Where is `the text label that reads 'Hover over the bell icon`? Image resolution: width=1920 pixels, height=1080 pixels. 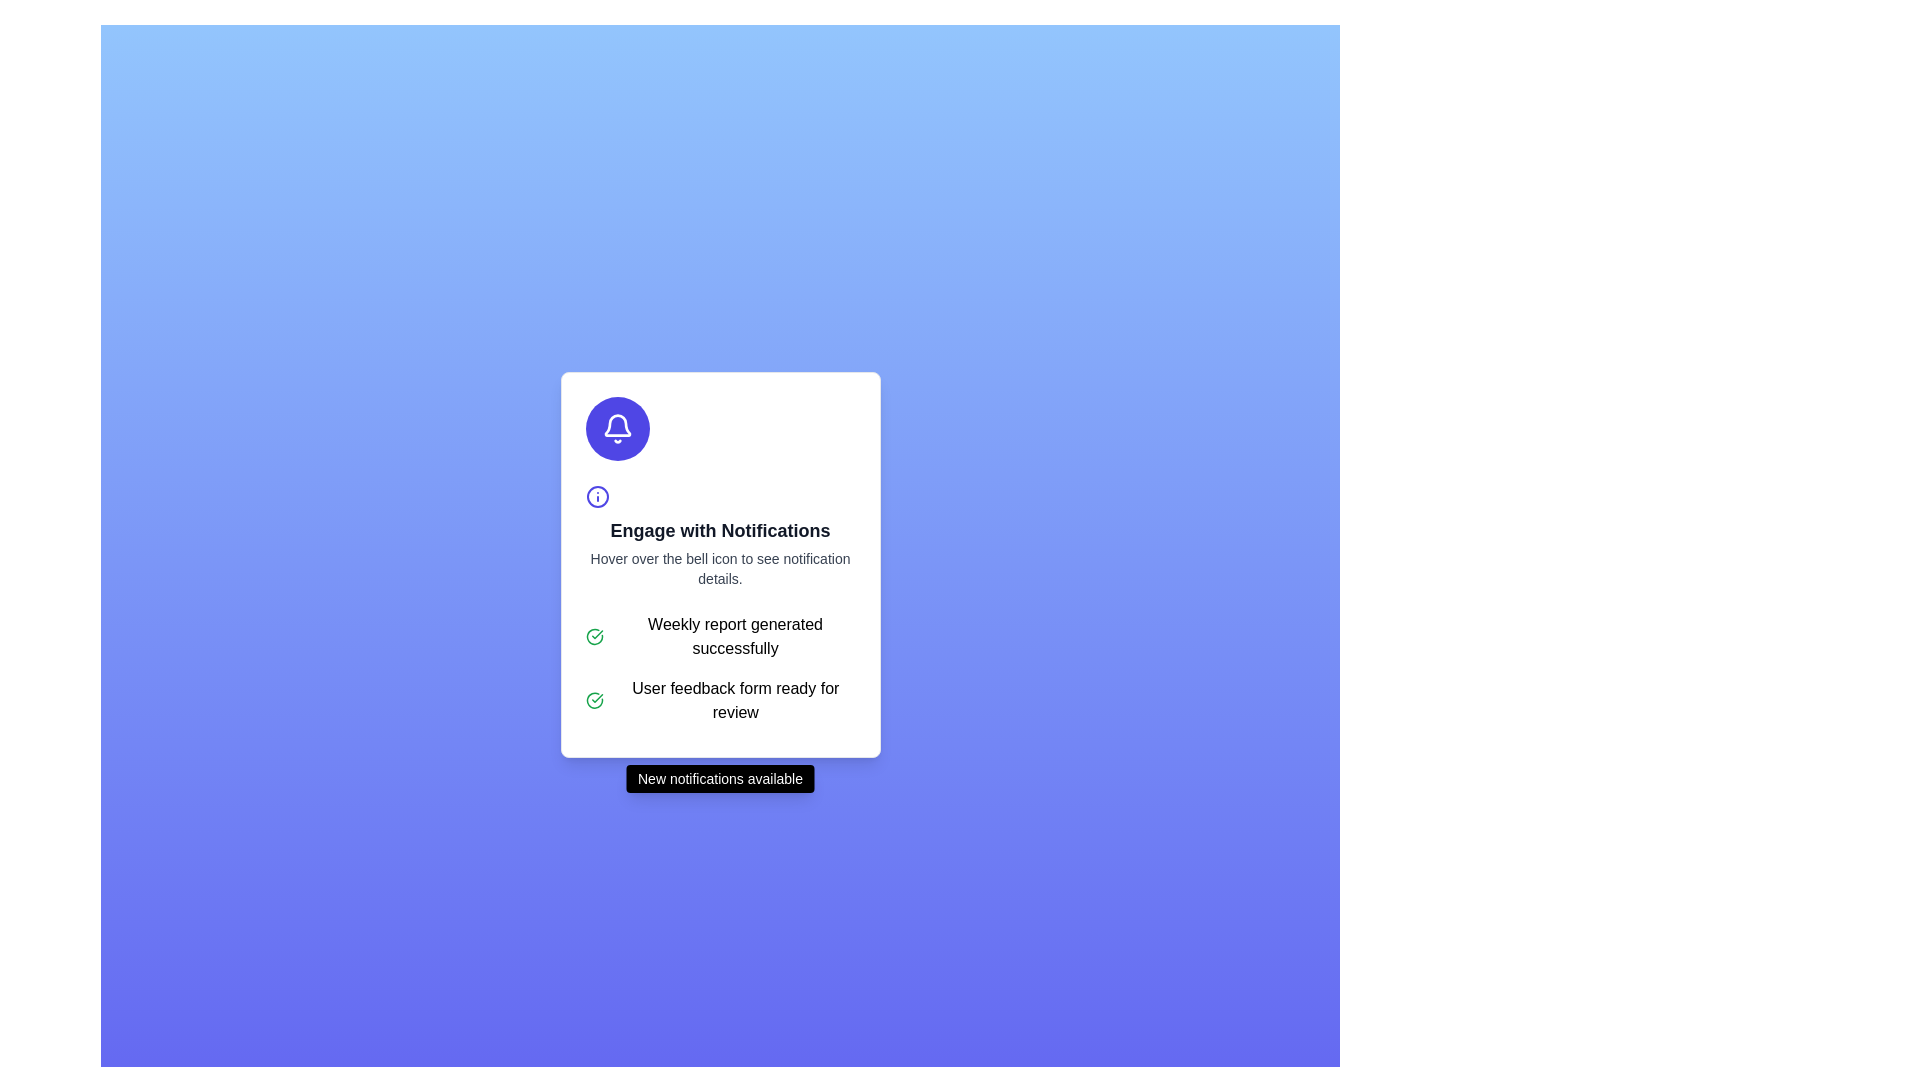
the text label that reads 'Hover over the bell icon is located at coordinates (720, 569).